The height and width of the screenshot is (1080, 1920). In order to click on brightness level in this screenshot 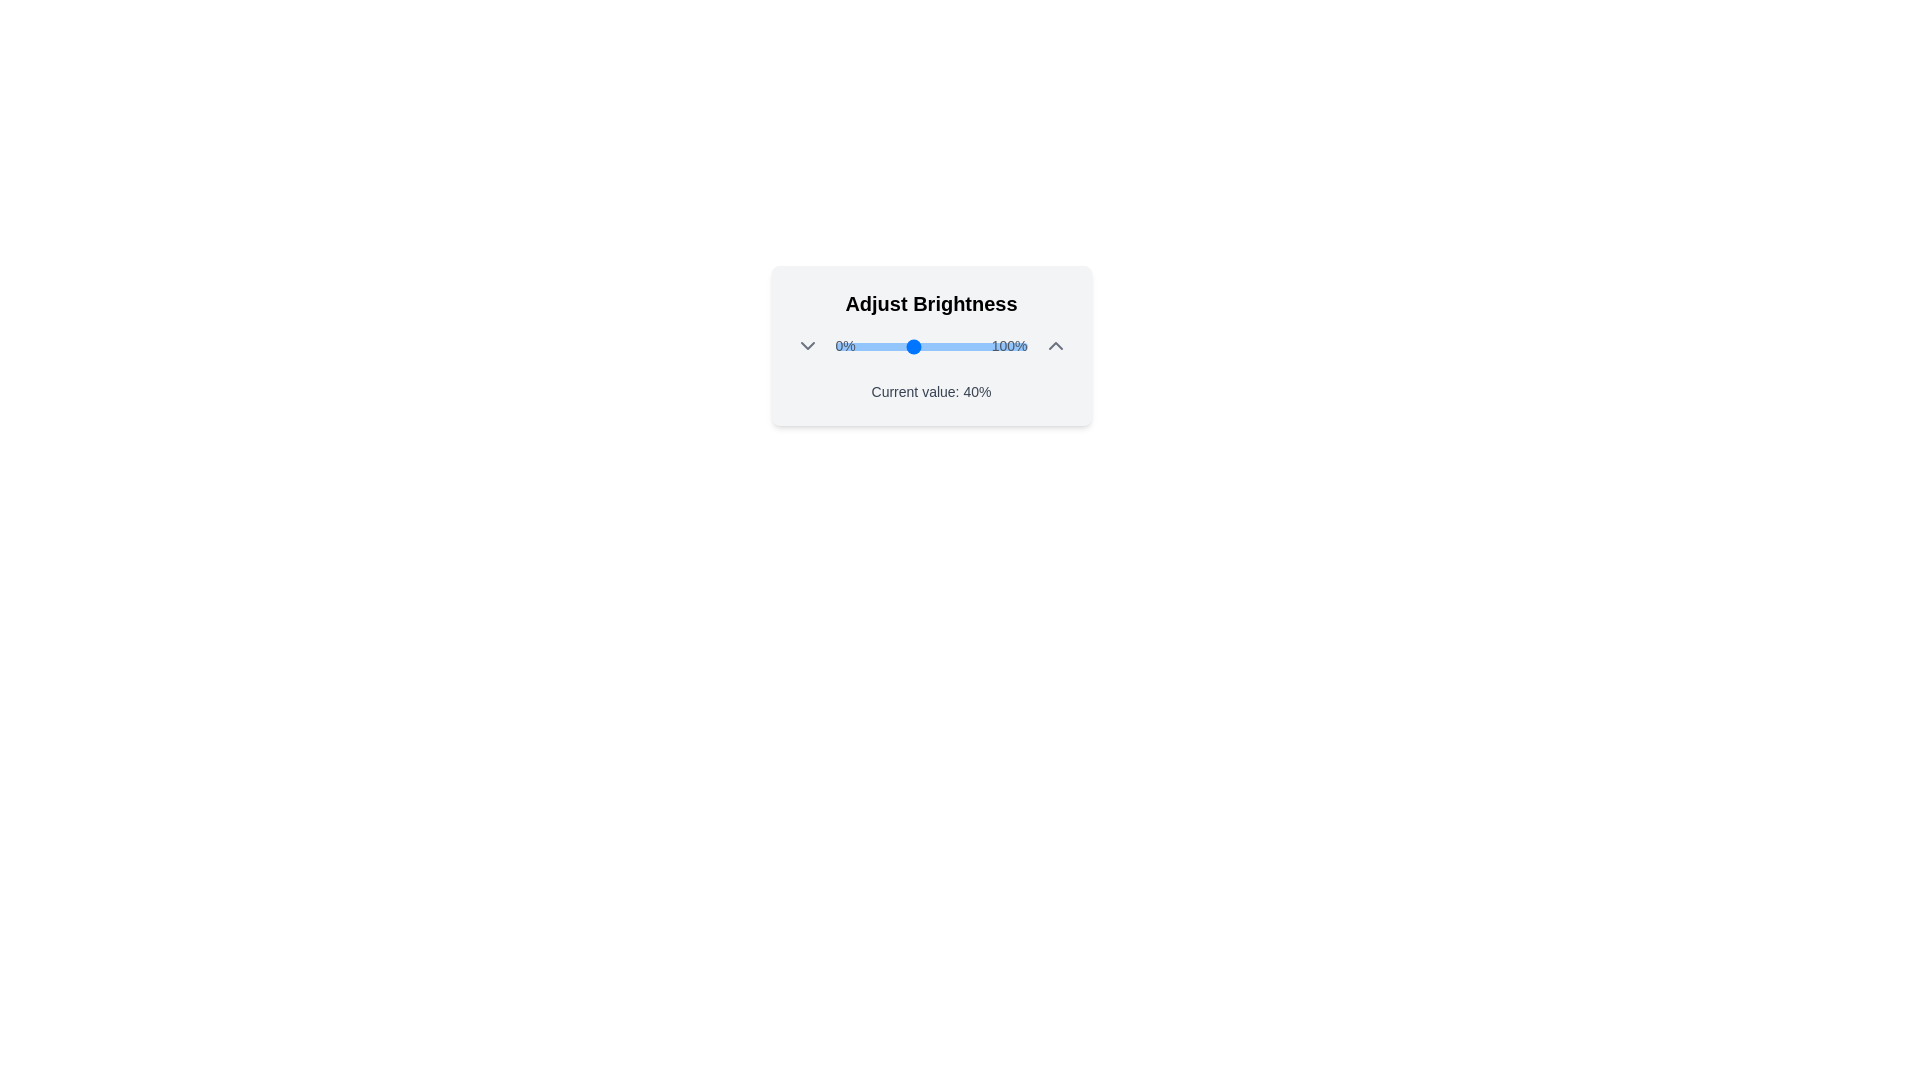, I will do `click(850, 346)`.